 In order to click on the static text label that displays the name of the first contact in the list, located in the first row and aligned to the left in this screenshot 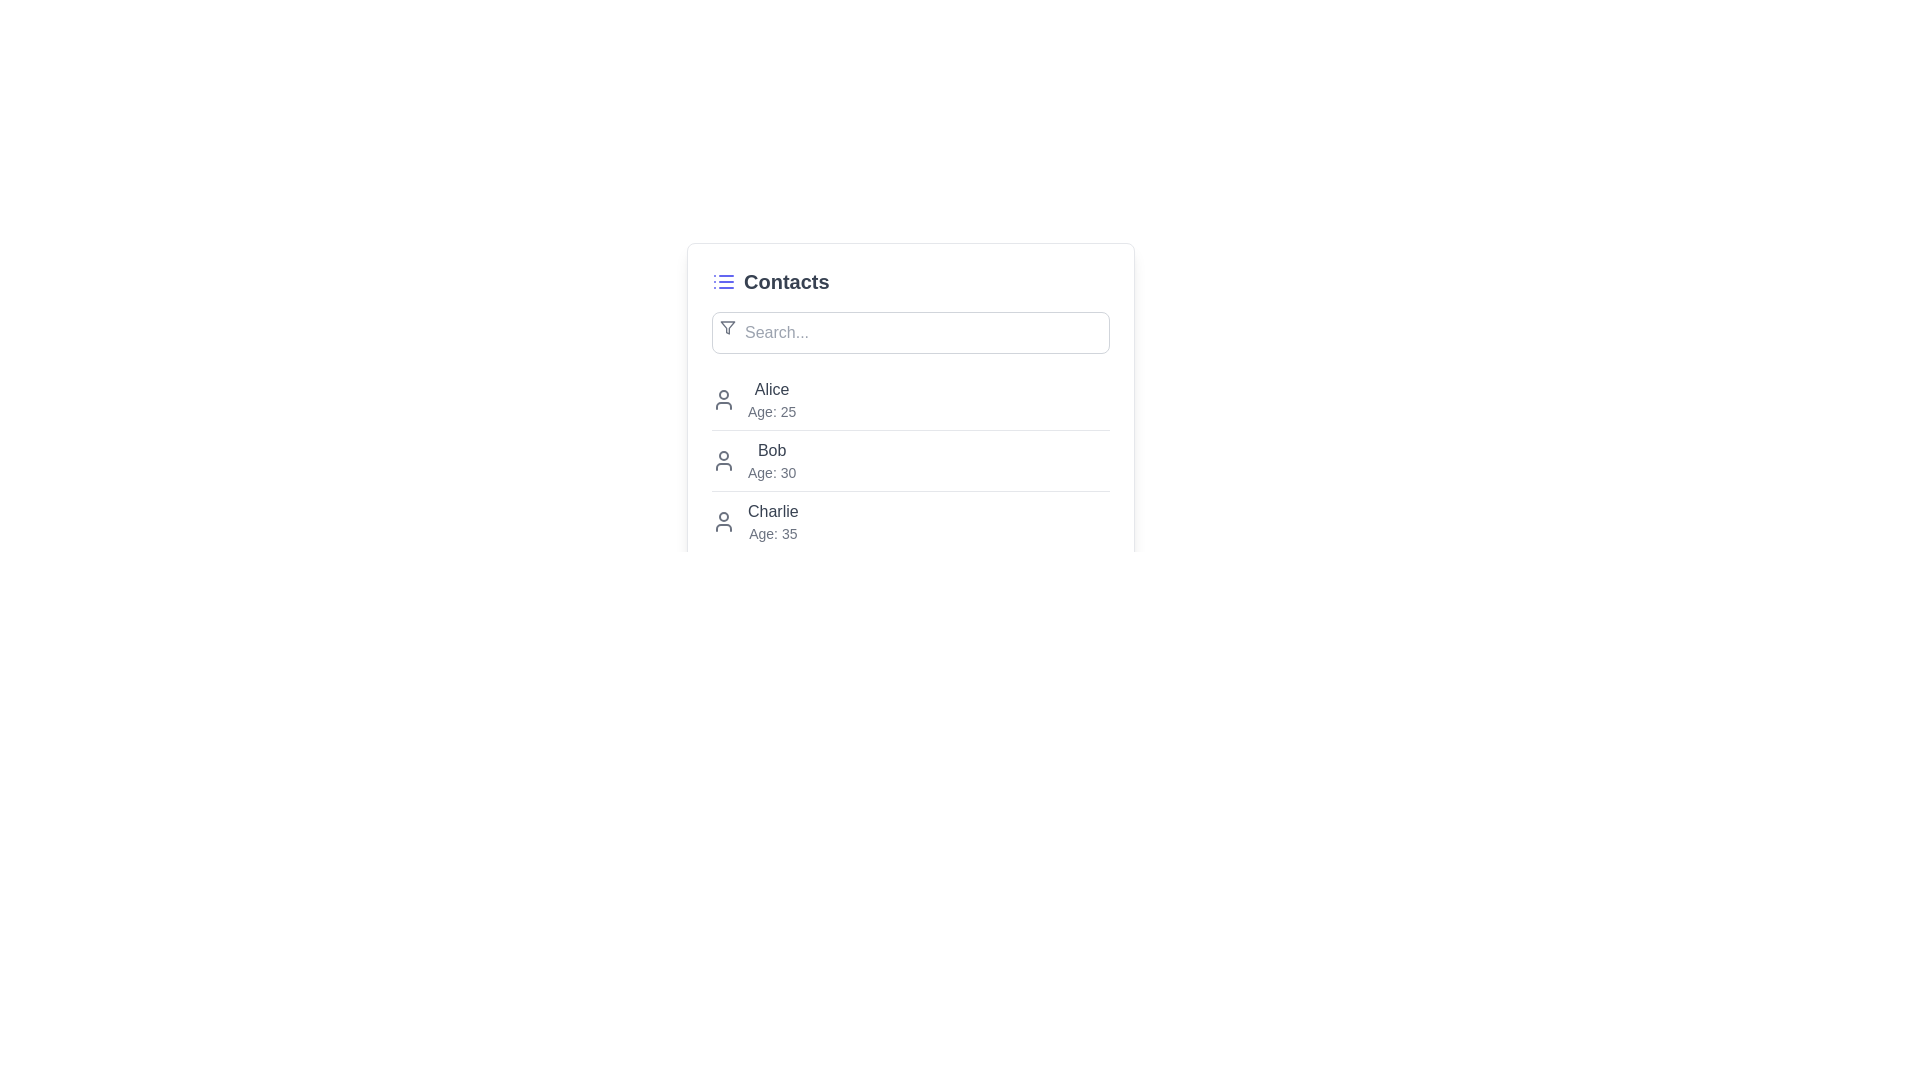, I will do `click(771, 389)`.